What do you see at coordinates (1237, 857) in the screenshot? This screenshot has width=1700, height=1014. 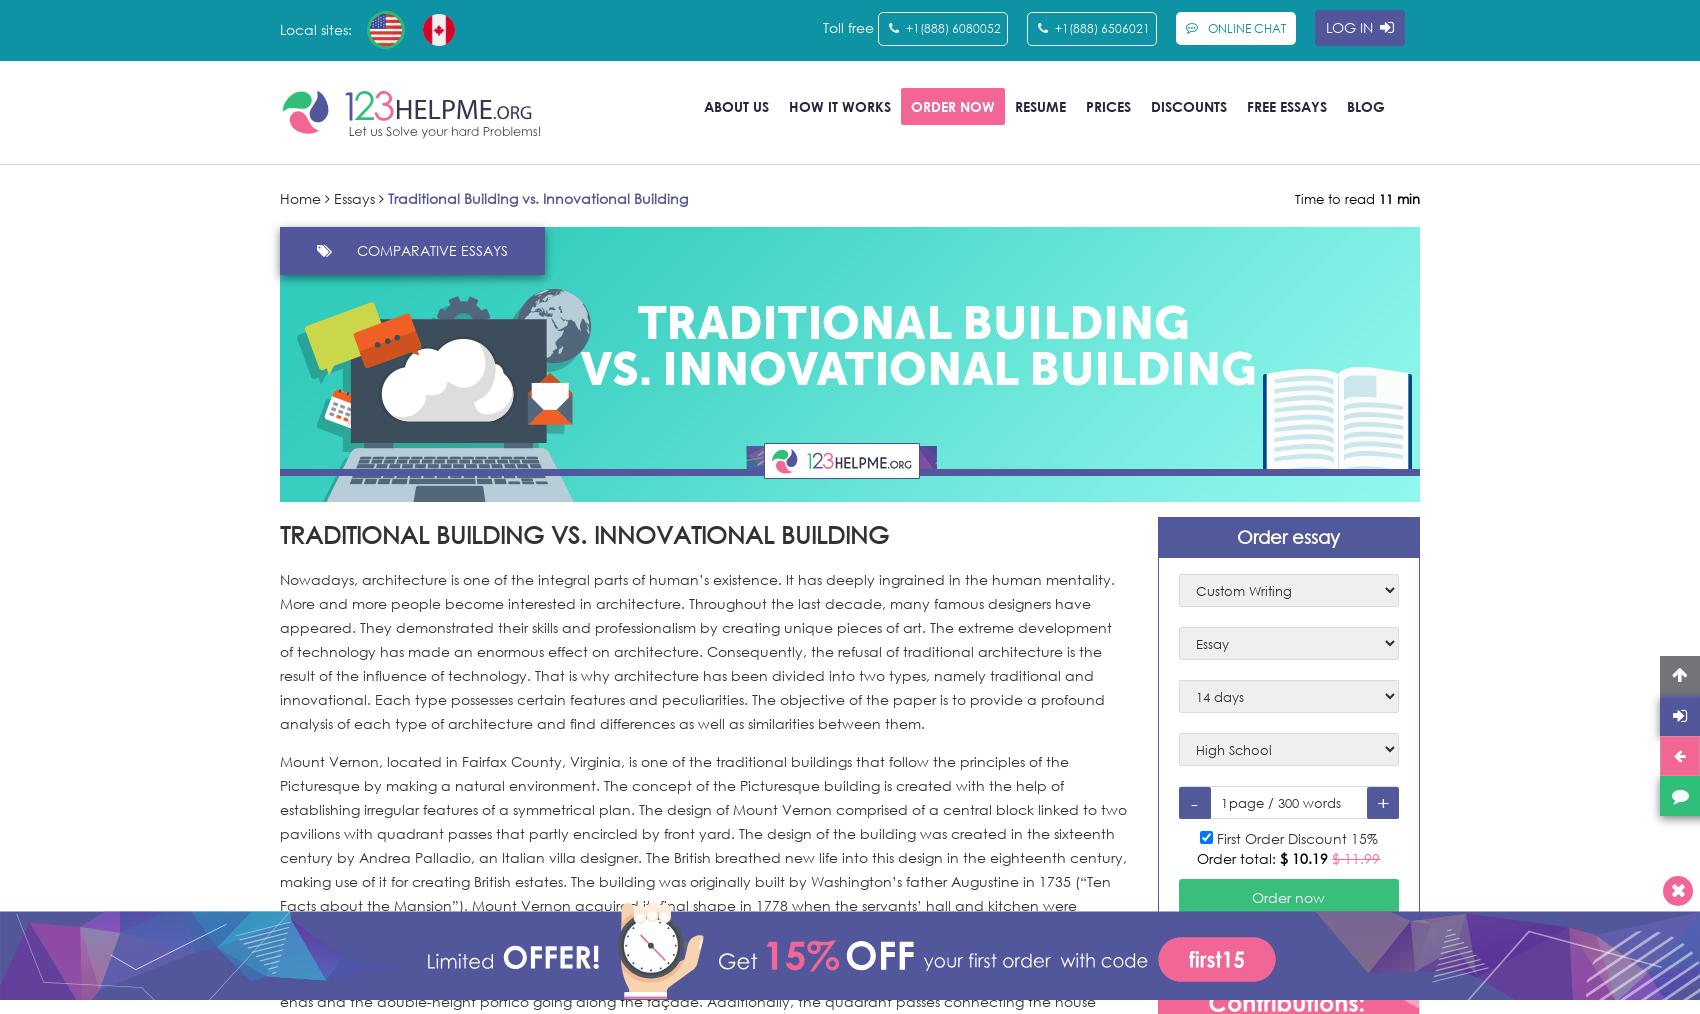 I see `'Order total:'` at bounding box center [1237, 857].